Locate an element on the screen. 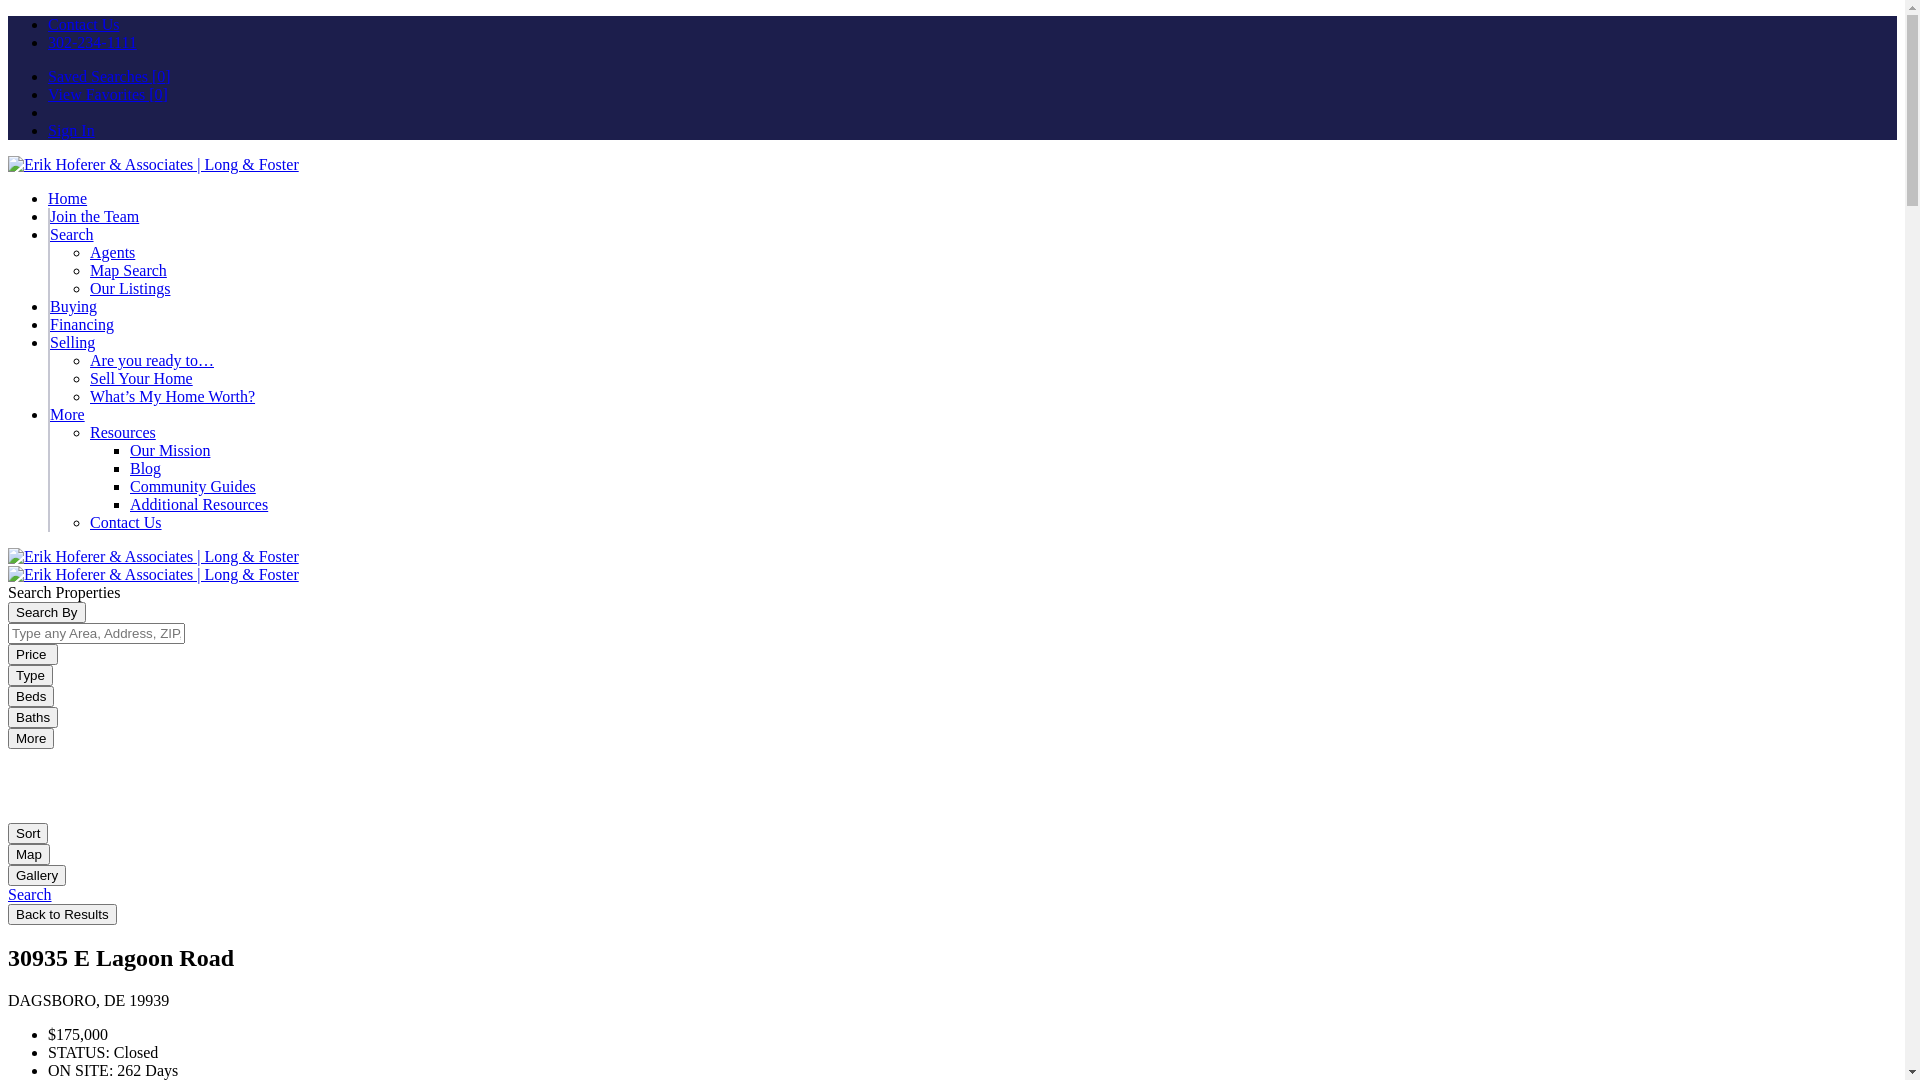 The image size is (1920, 1080). 'More' is located at coordinates (67, 413).